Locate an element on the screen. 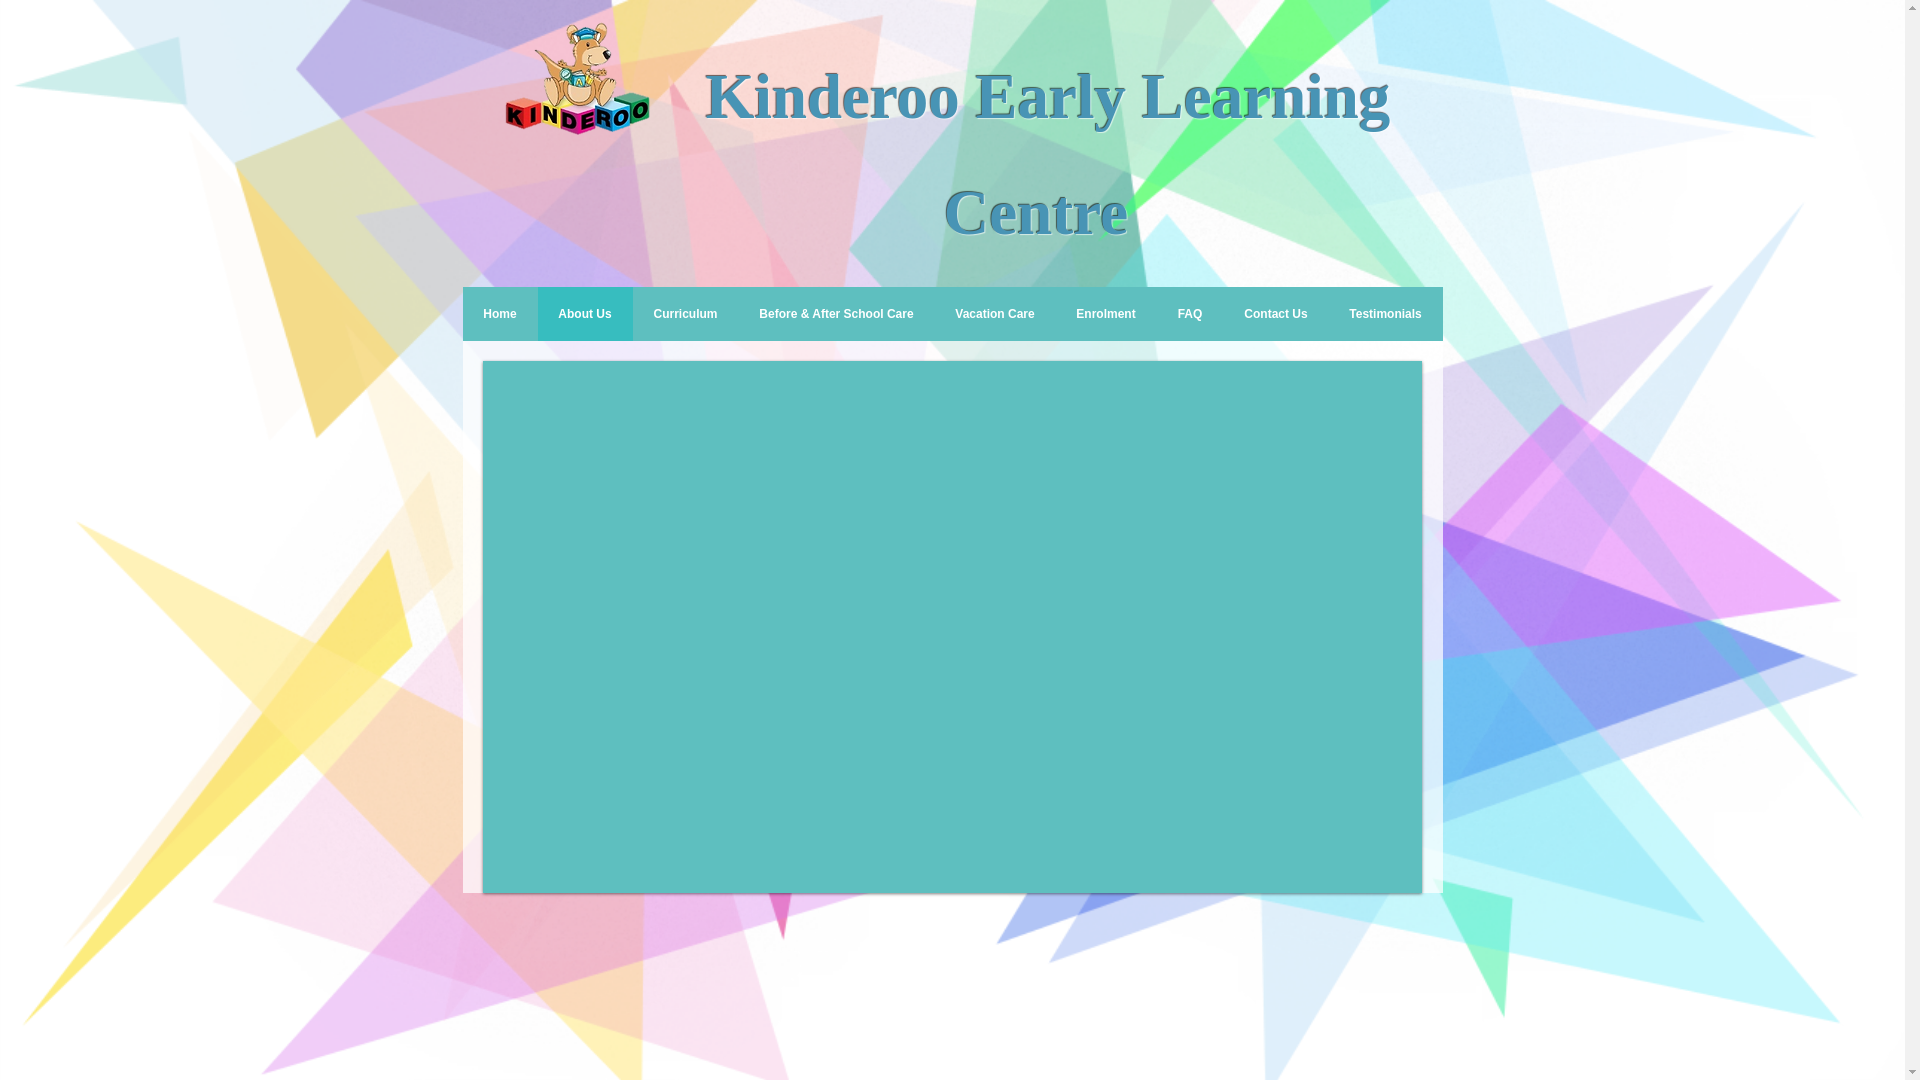  'Contact Us' is located at coordinates (1275, 313).